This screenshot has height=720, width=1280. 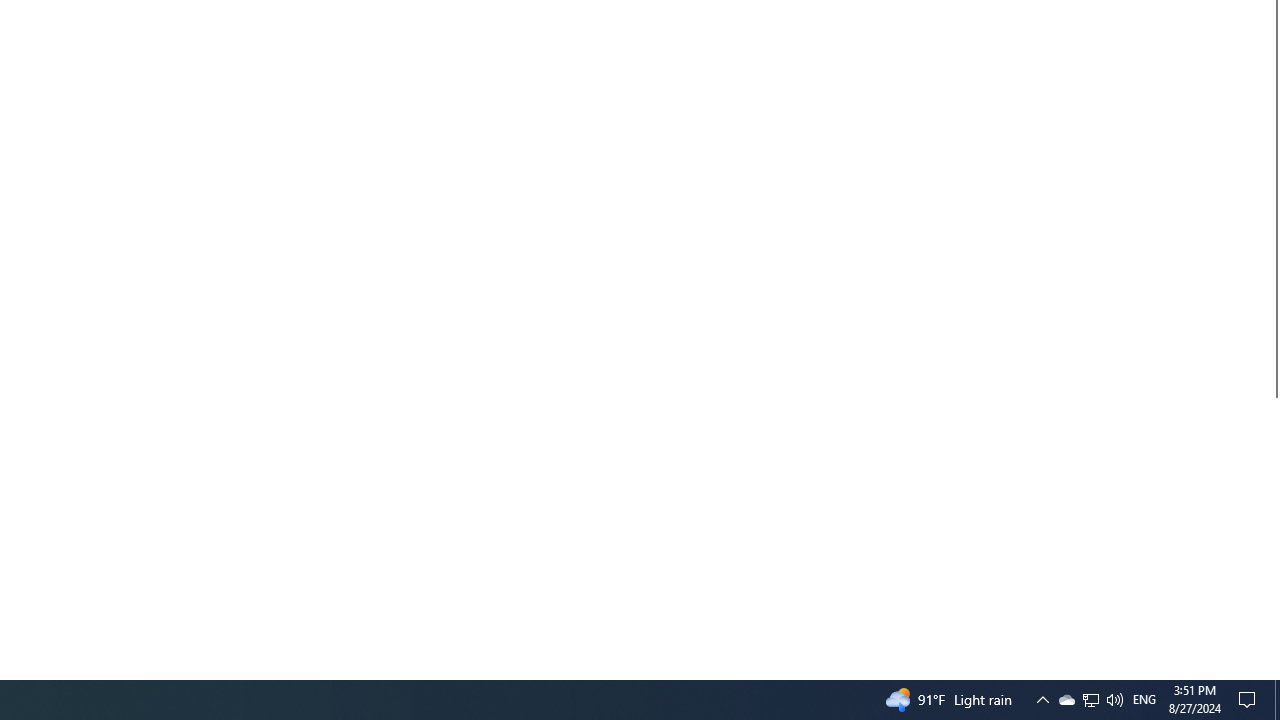 What do you see at coordinates (1090, 698) in the screenshot?
I see `'User Promoted Notification Area'` at bounding box center [1090, 698].